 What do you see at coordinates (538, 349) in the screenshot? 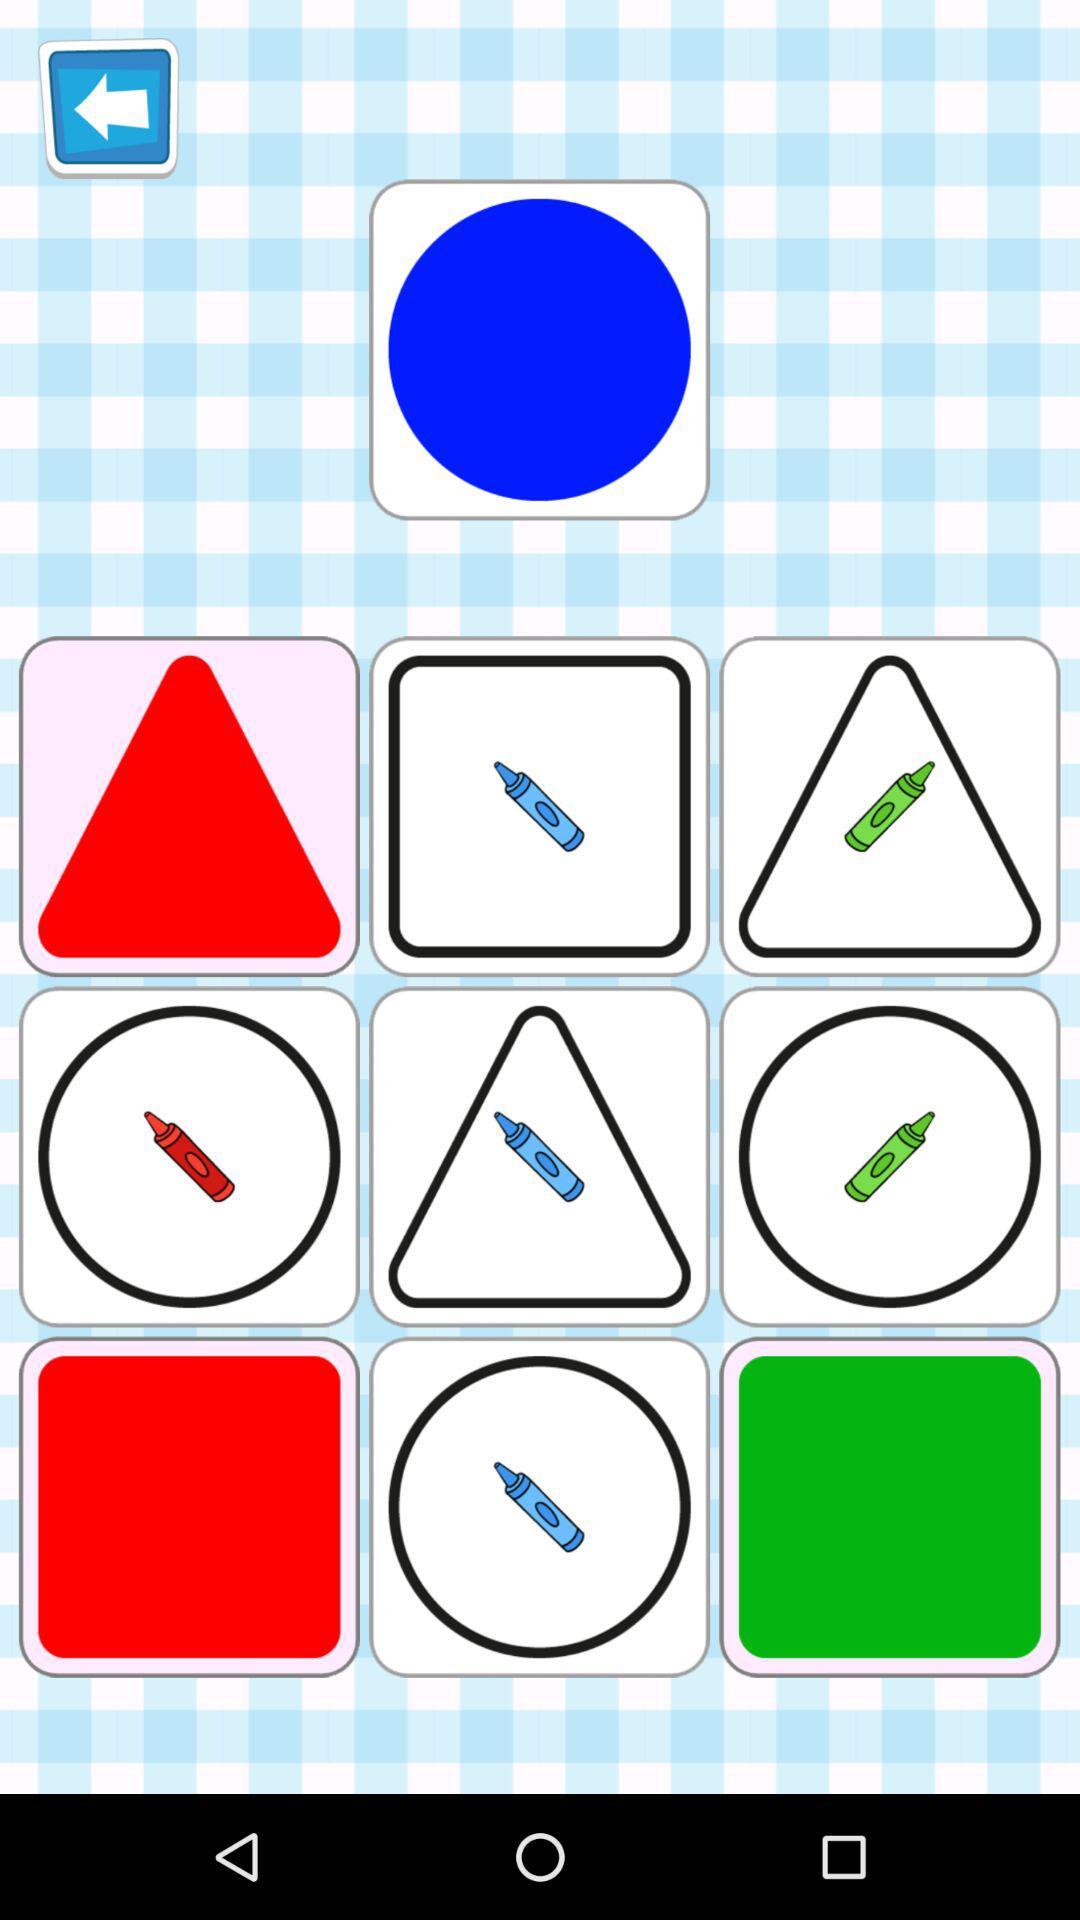
I see `blue circle` at bounding box center [538, 349].